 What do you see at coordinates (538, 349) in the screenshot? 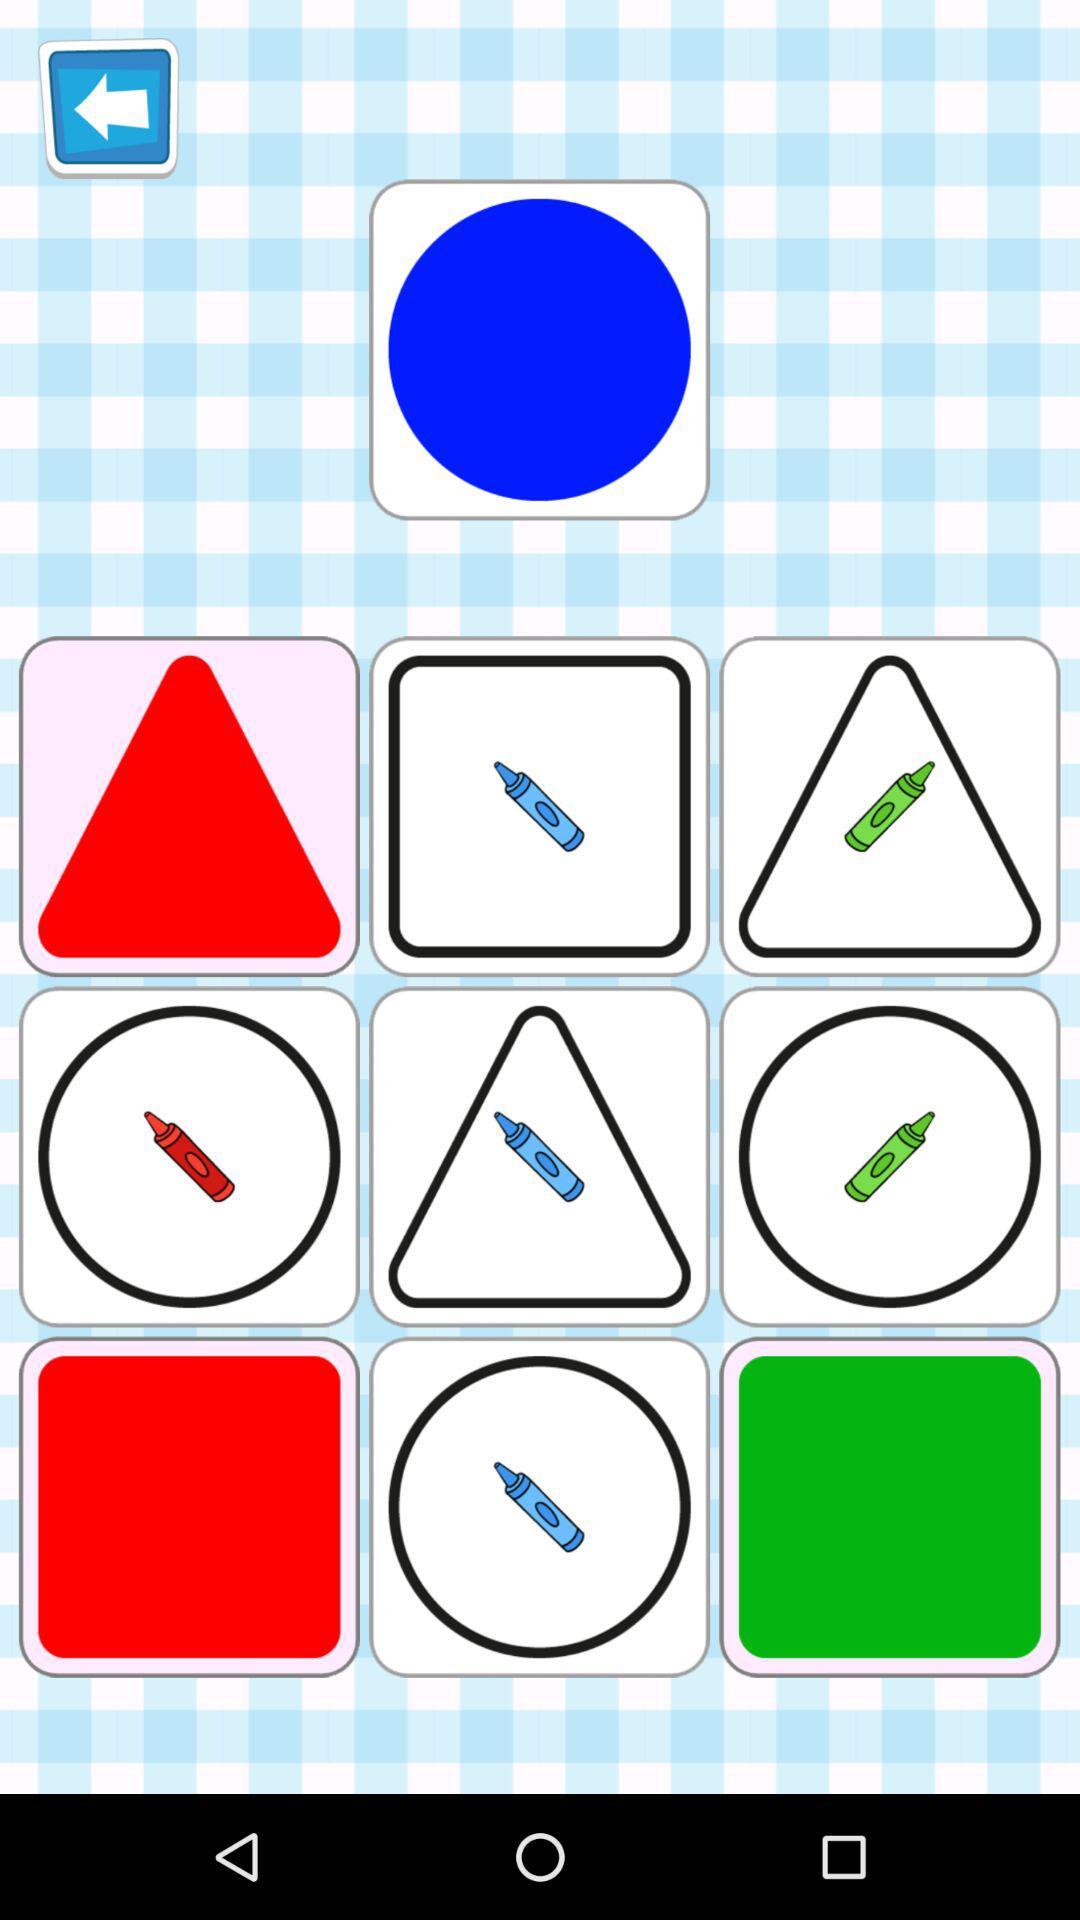
I see `blue circle` at bounding box center [538, 349].